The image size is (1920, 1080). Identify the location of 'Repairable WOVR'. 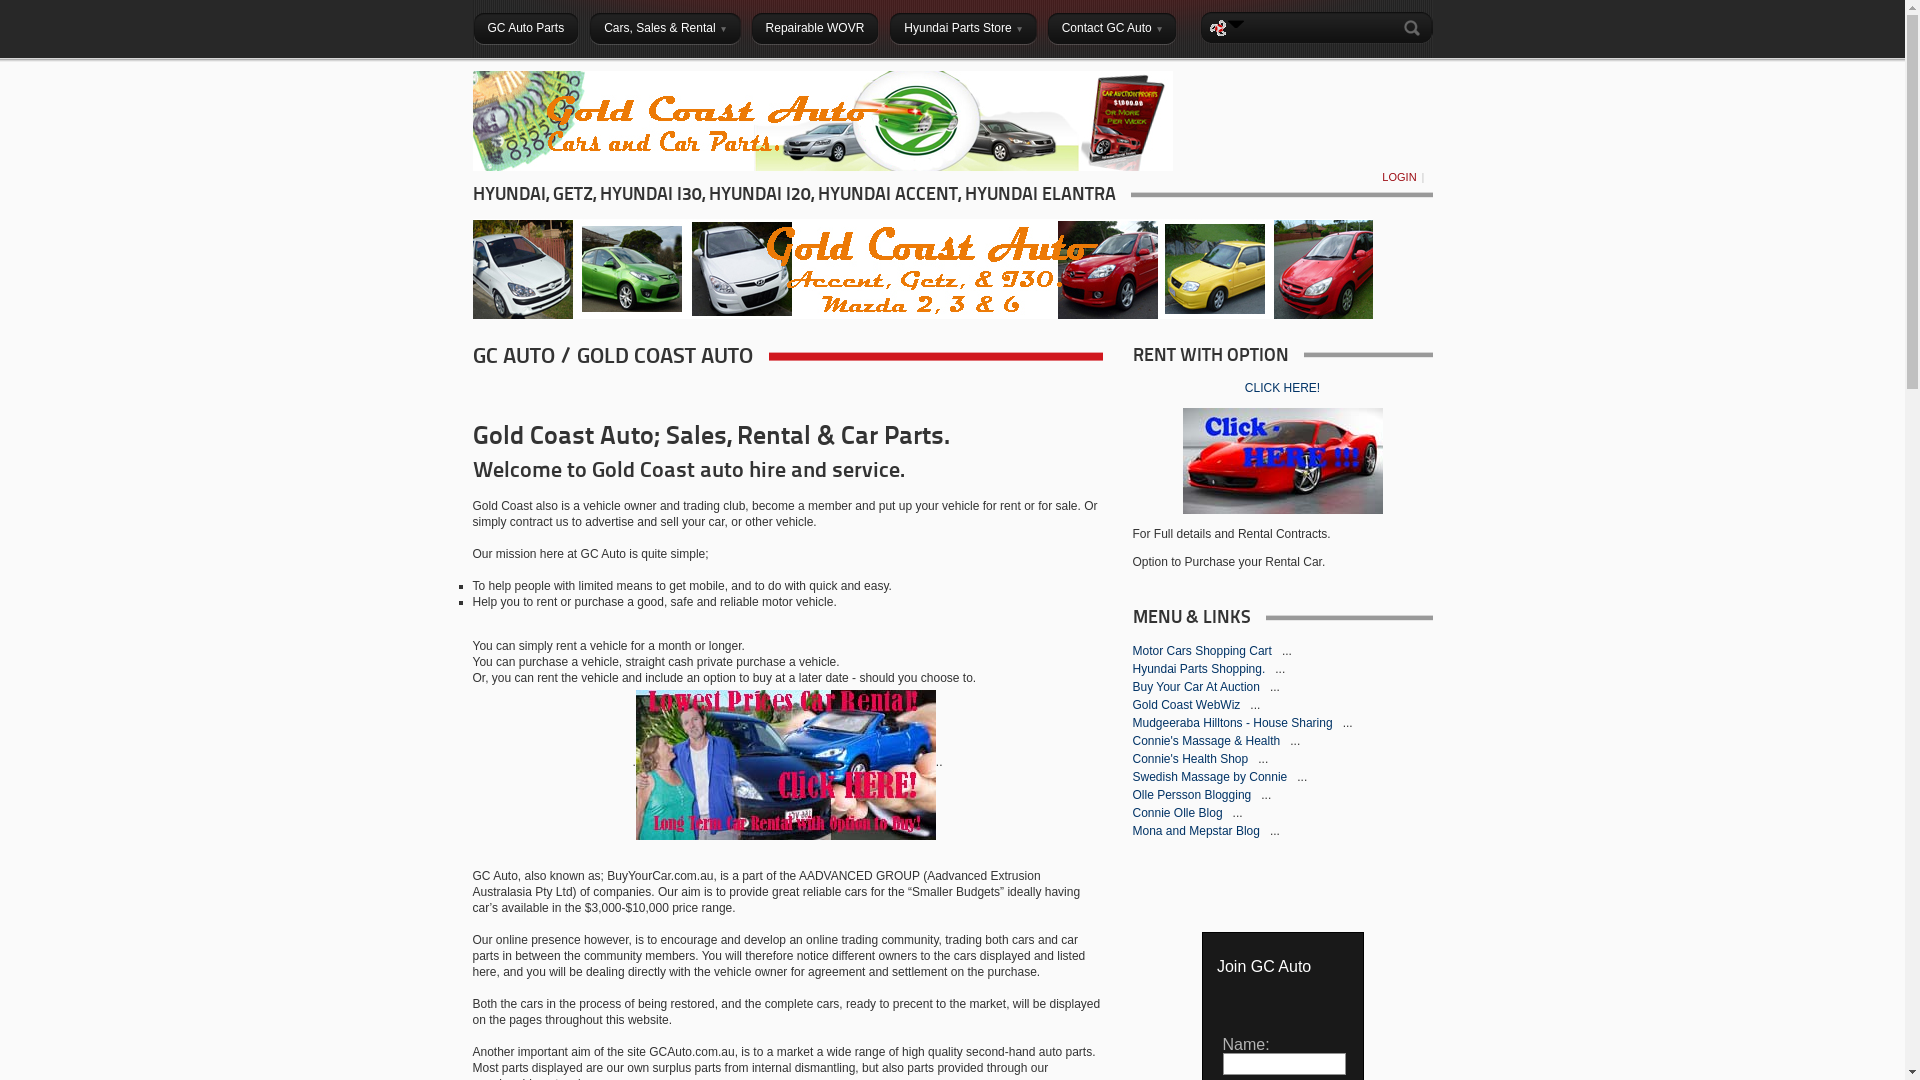
(815, 27).